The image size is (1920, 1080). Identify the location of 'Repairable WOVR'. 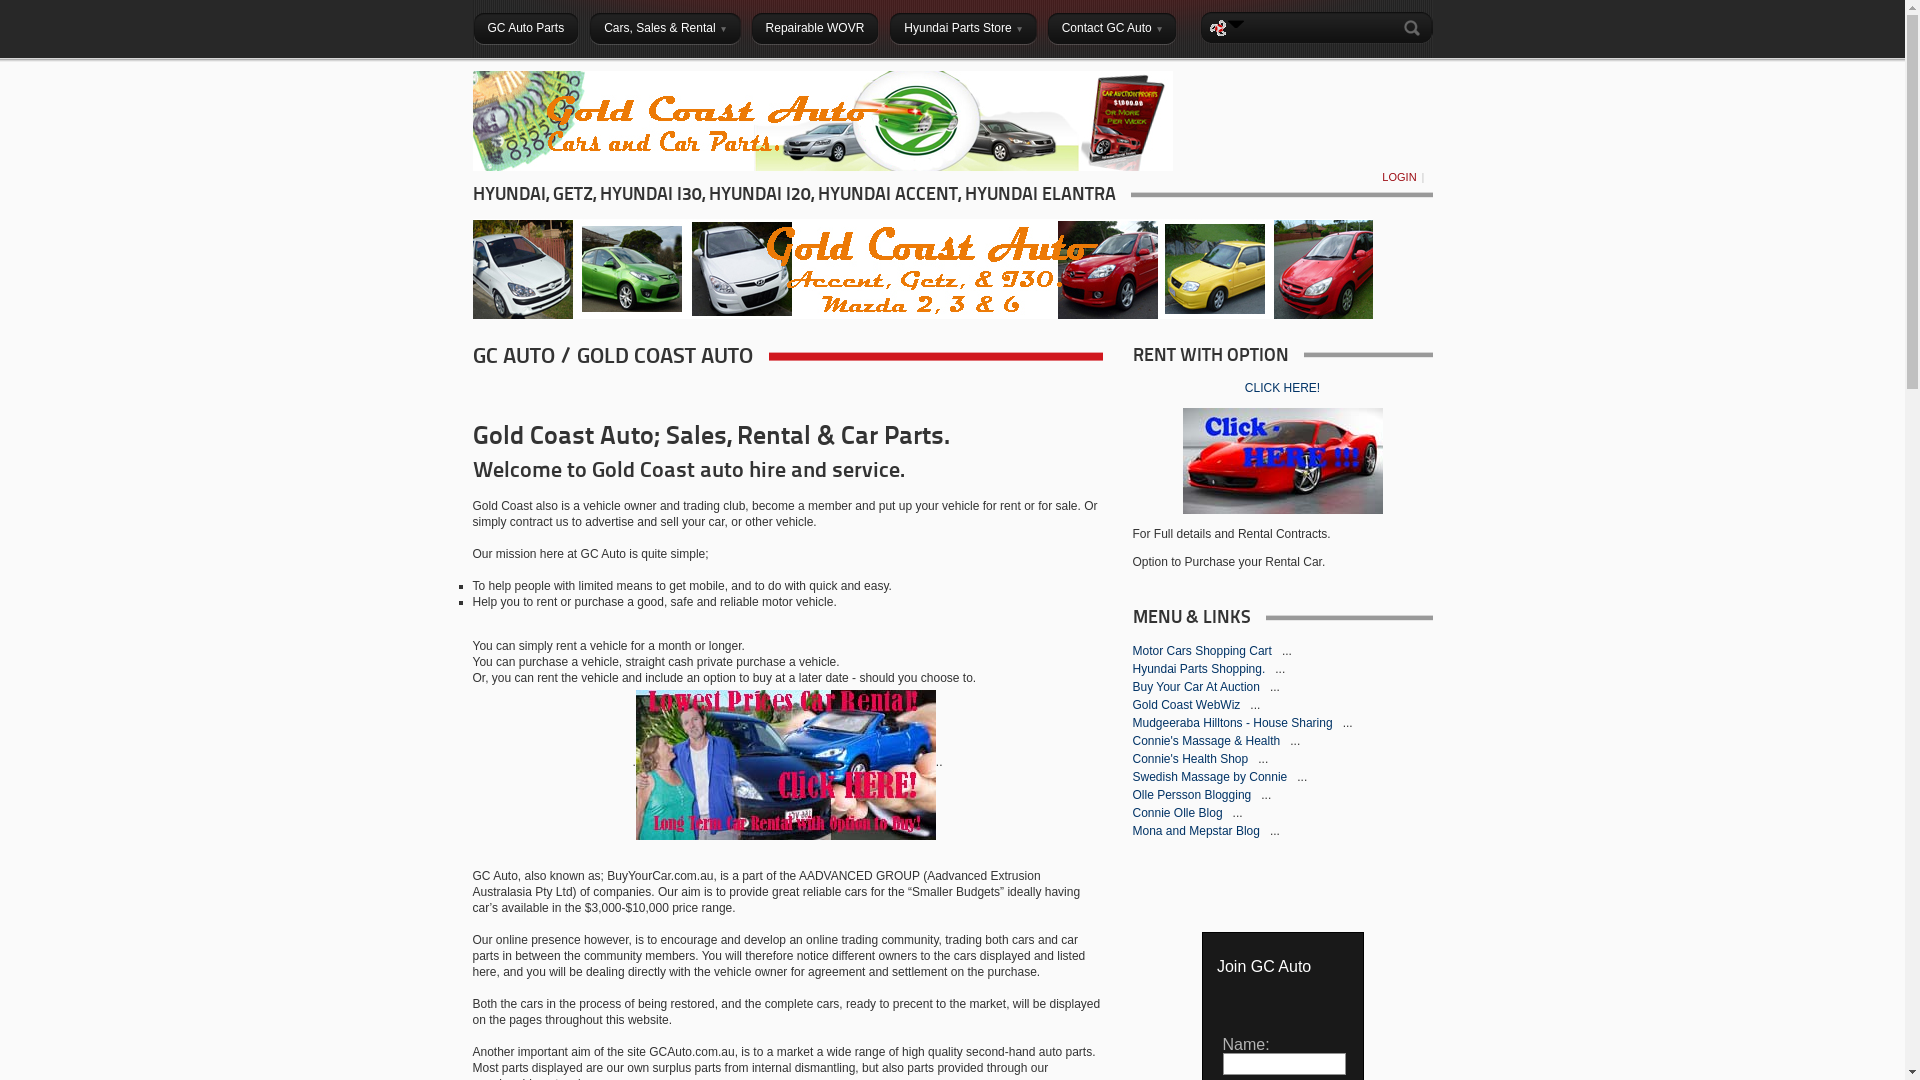
(815, 27).